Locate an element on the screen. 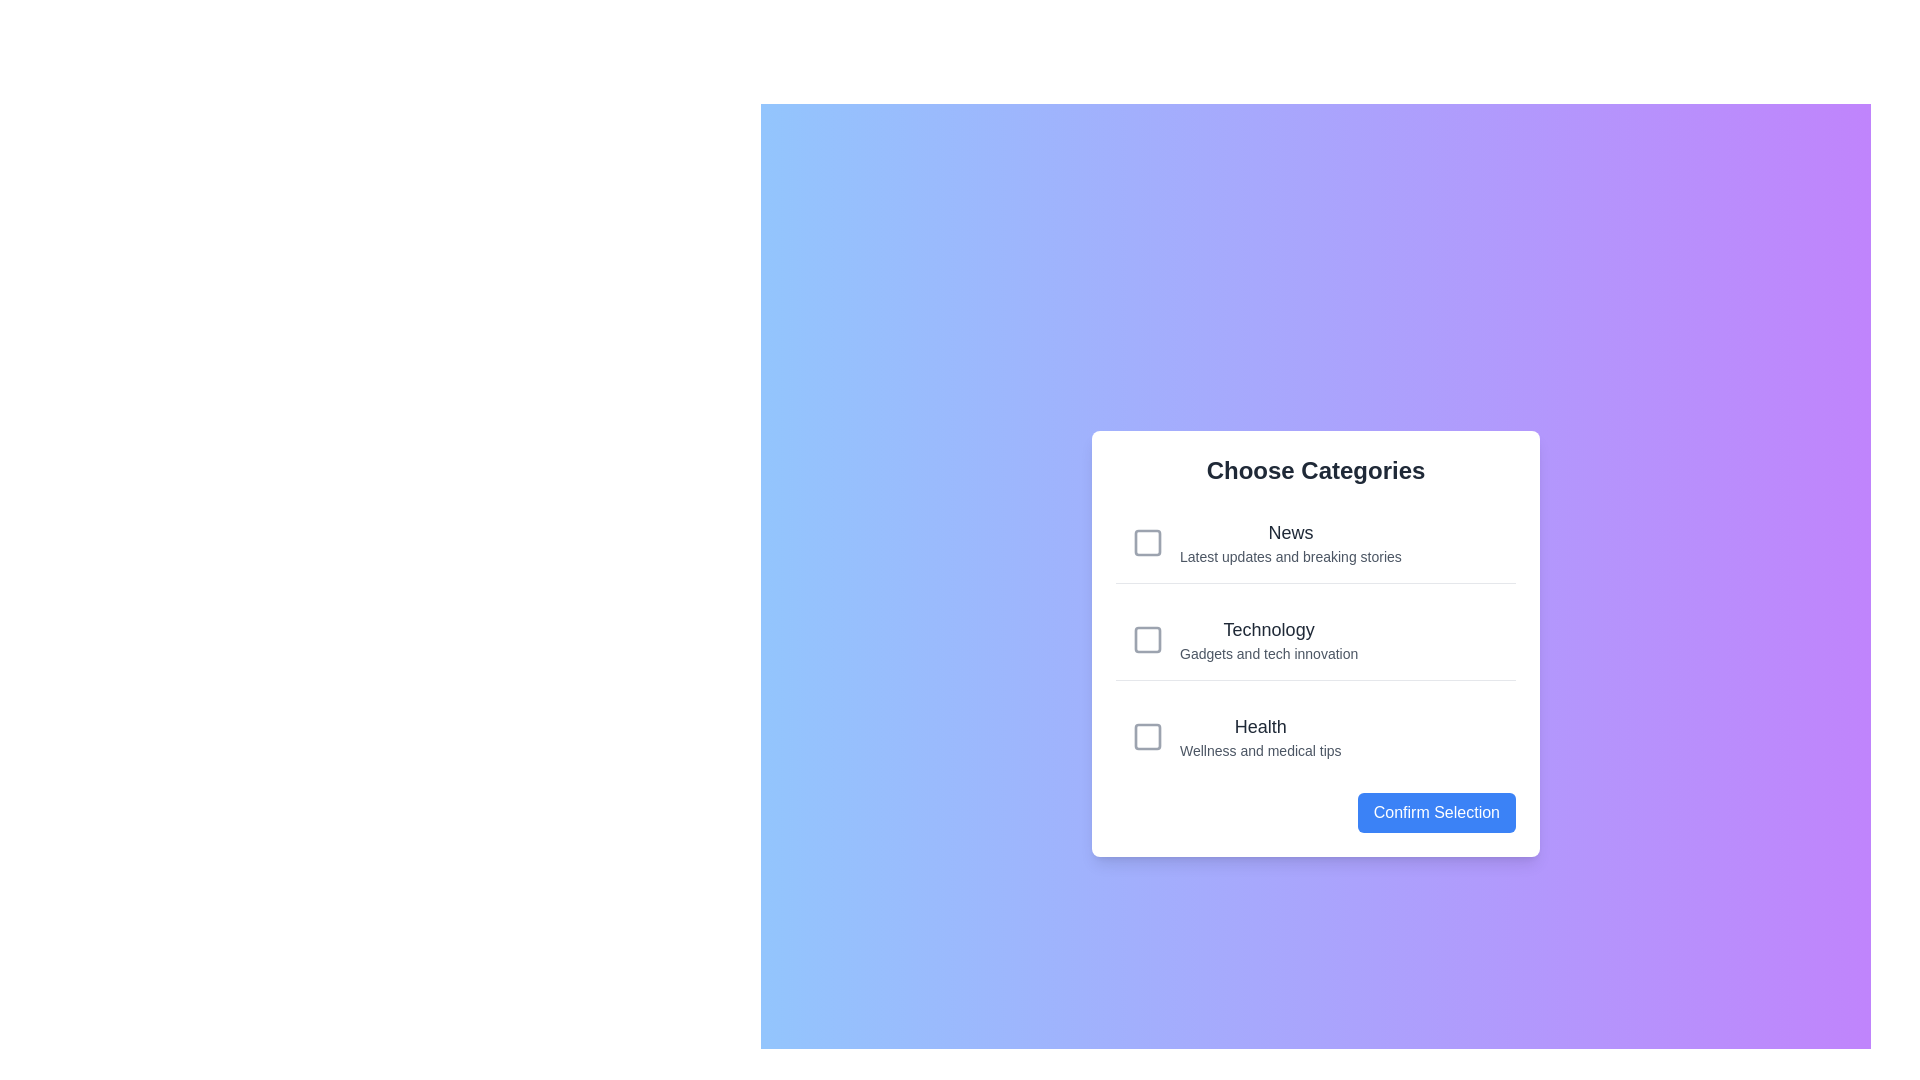  the category Technology to toggle its selection state is located at coordinates (1315, 640).